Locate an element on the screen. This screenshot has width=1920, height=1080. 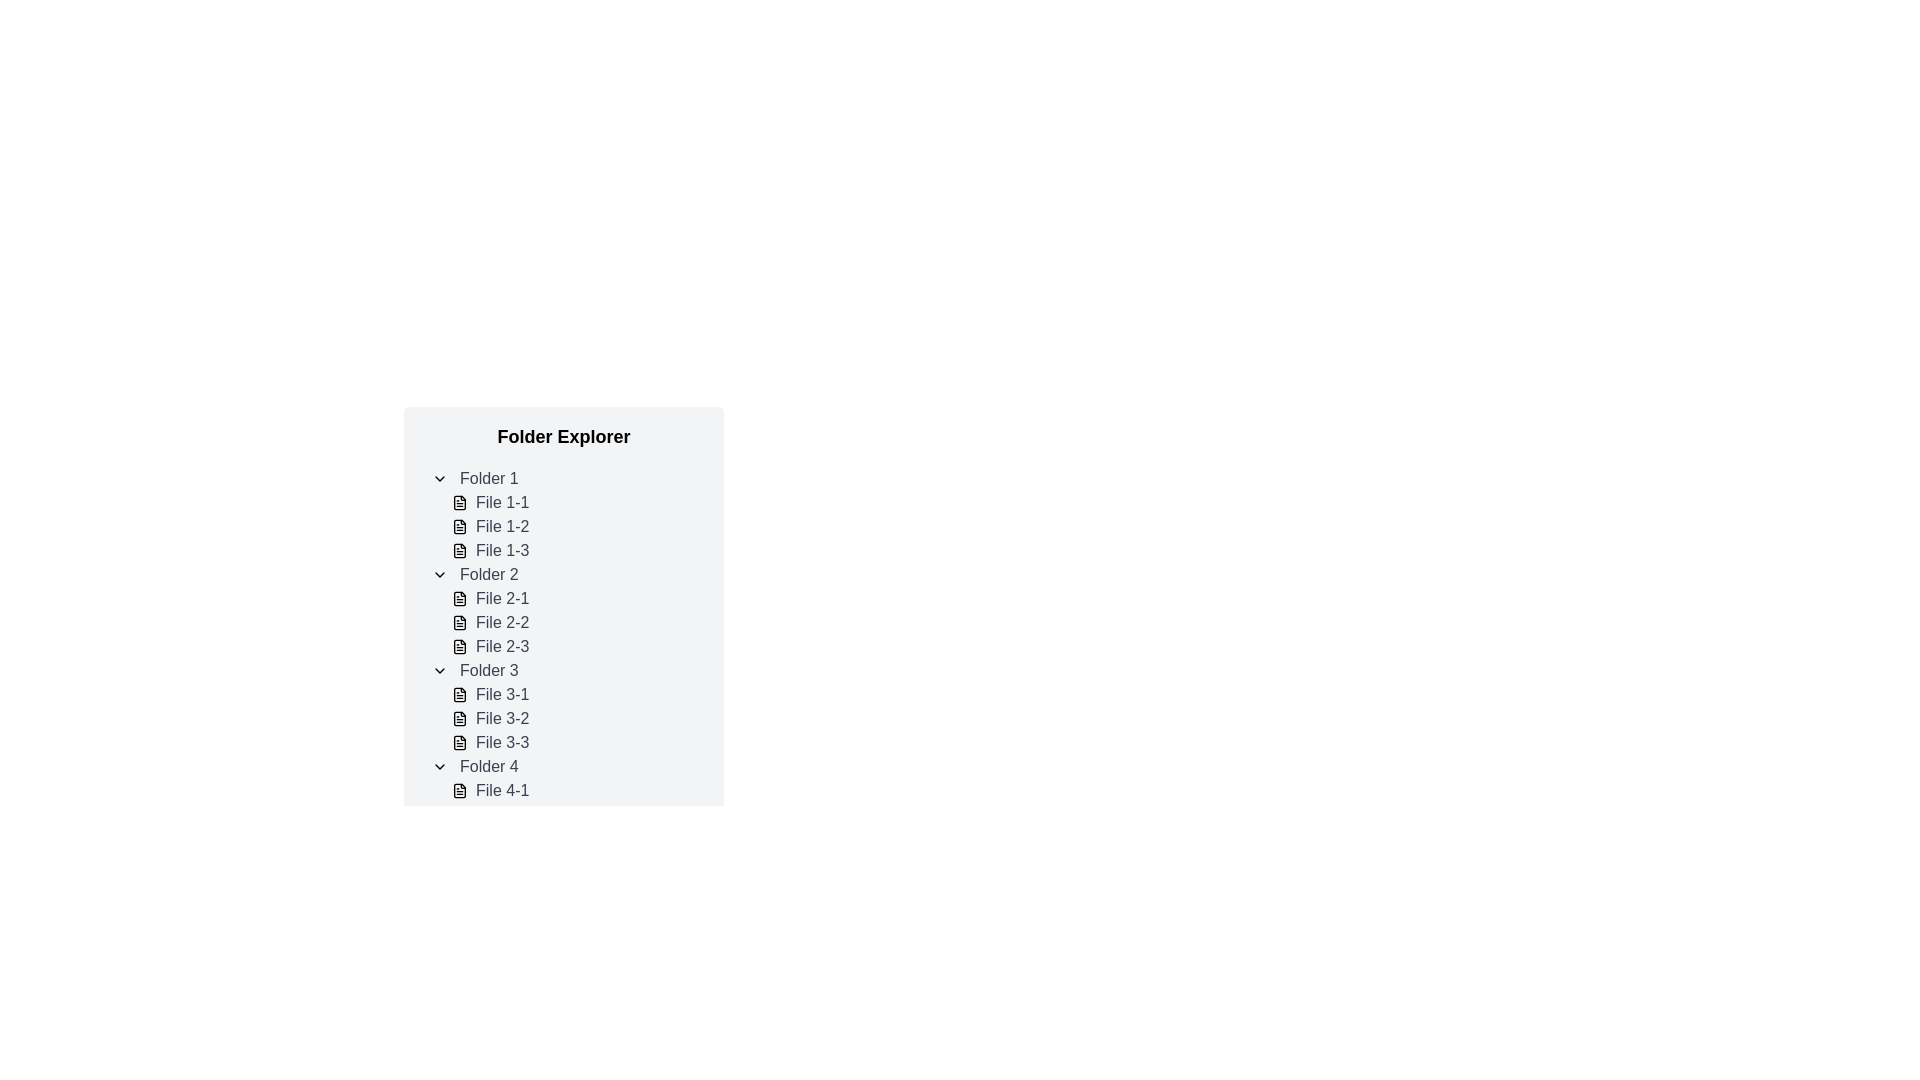
the document icon representing 'File 1-1' in the 'Folder Explorer' under 'Folder 1' is located at coordinates (459, 501).